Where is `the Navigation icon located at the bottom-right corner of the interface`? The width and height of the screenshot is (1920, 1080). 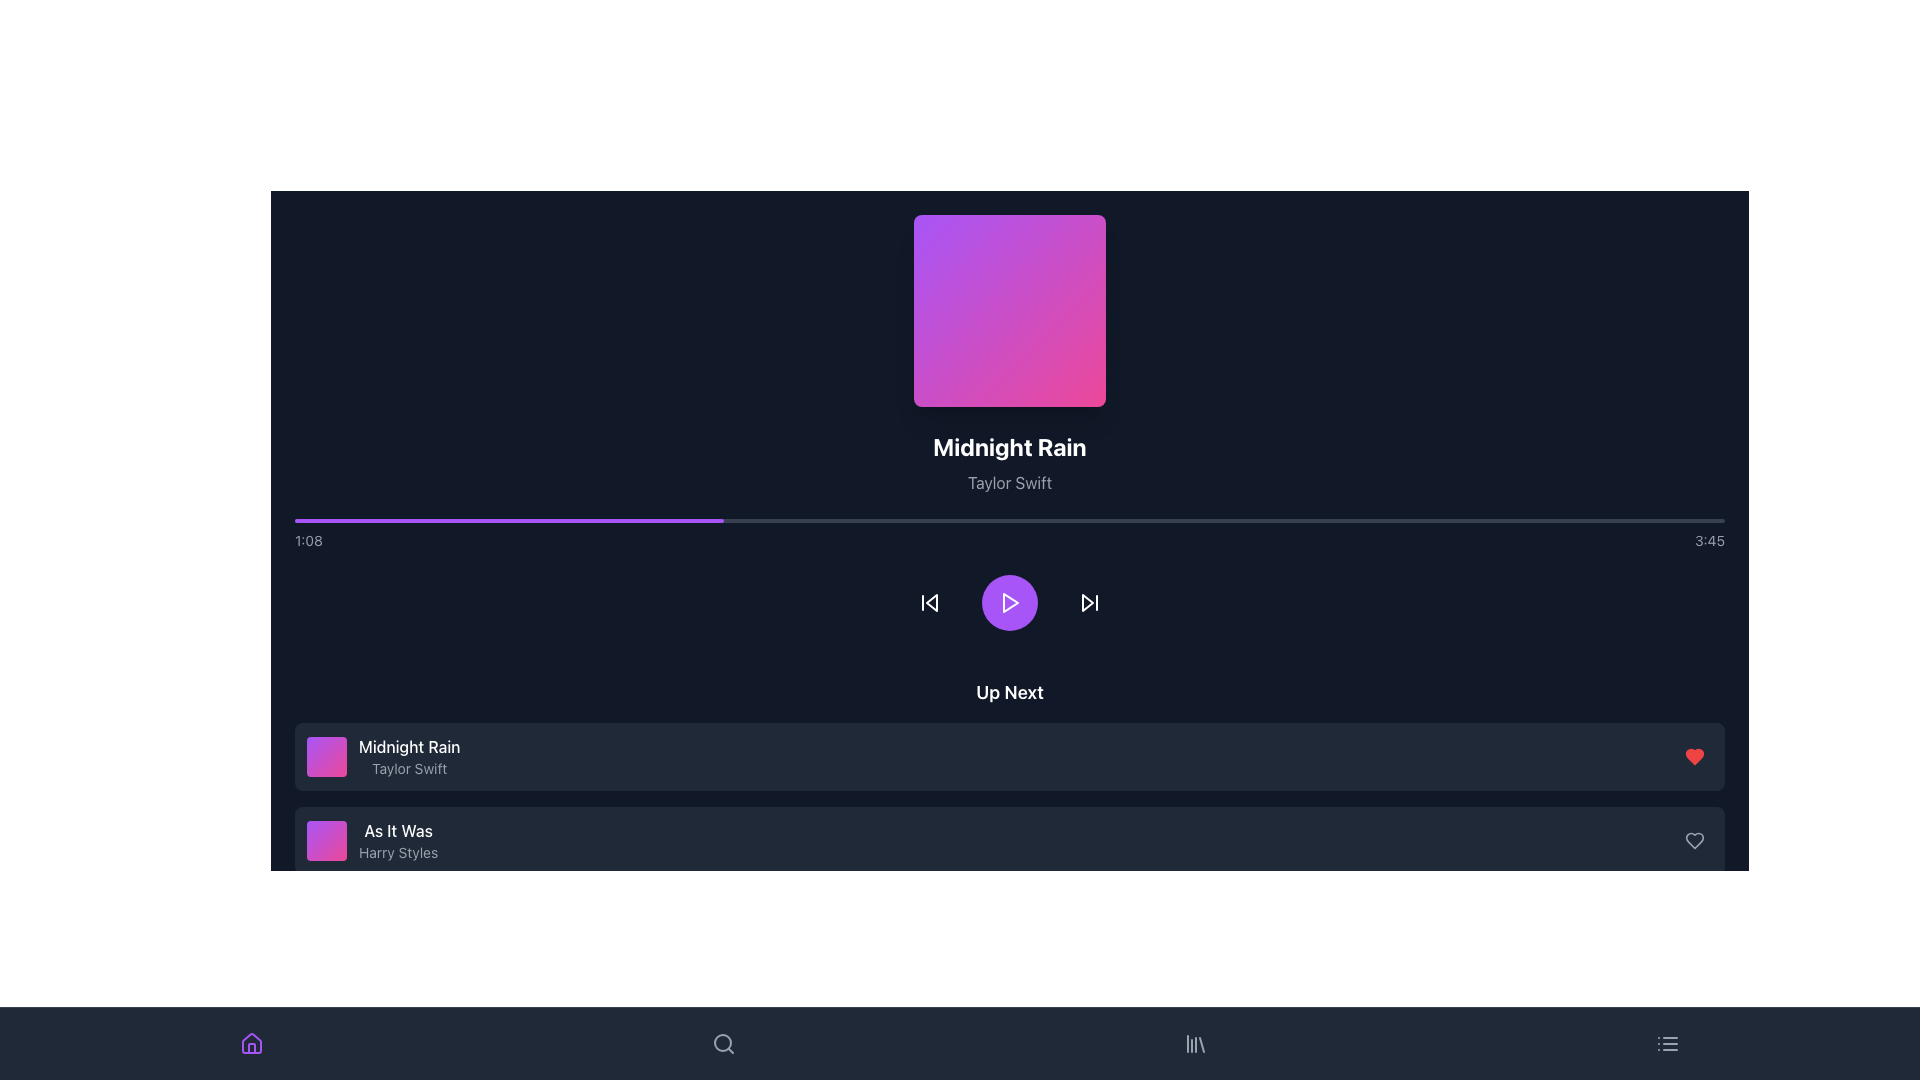
the Navigation icon located at the bottom-right corner of the interface is located at coordinates (1195, 1043).